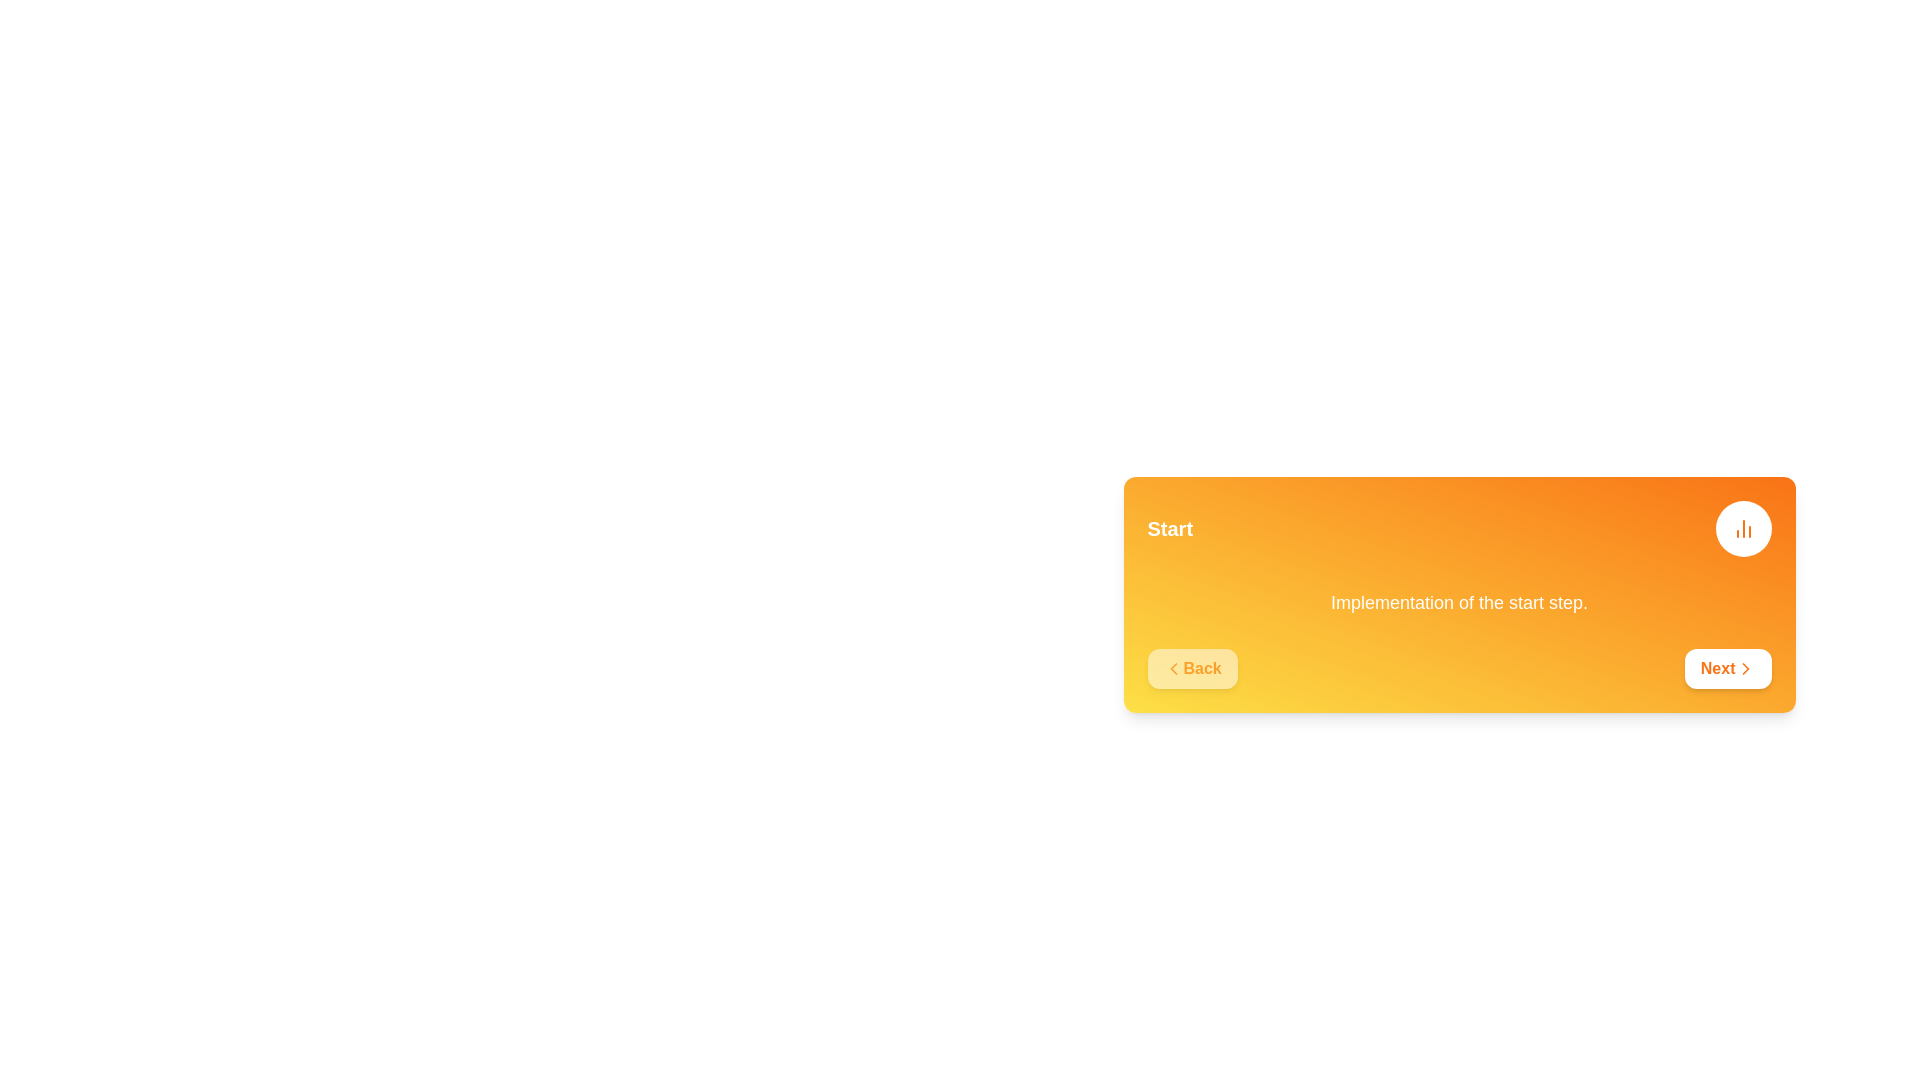 This screenshot has width=1920, height=1080. What do you see at coordinates (1742, 527) in the screenshot?
I see `the button with a bar chart icon located at the top-right corner of the orange card` at bounding box center [1742, 527].